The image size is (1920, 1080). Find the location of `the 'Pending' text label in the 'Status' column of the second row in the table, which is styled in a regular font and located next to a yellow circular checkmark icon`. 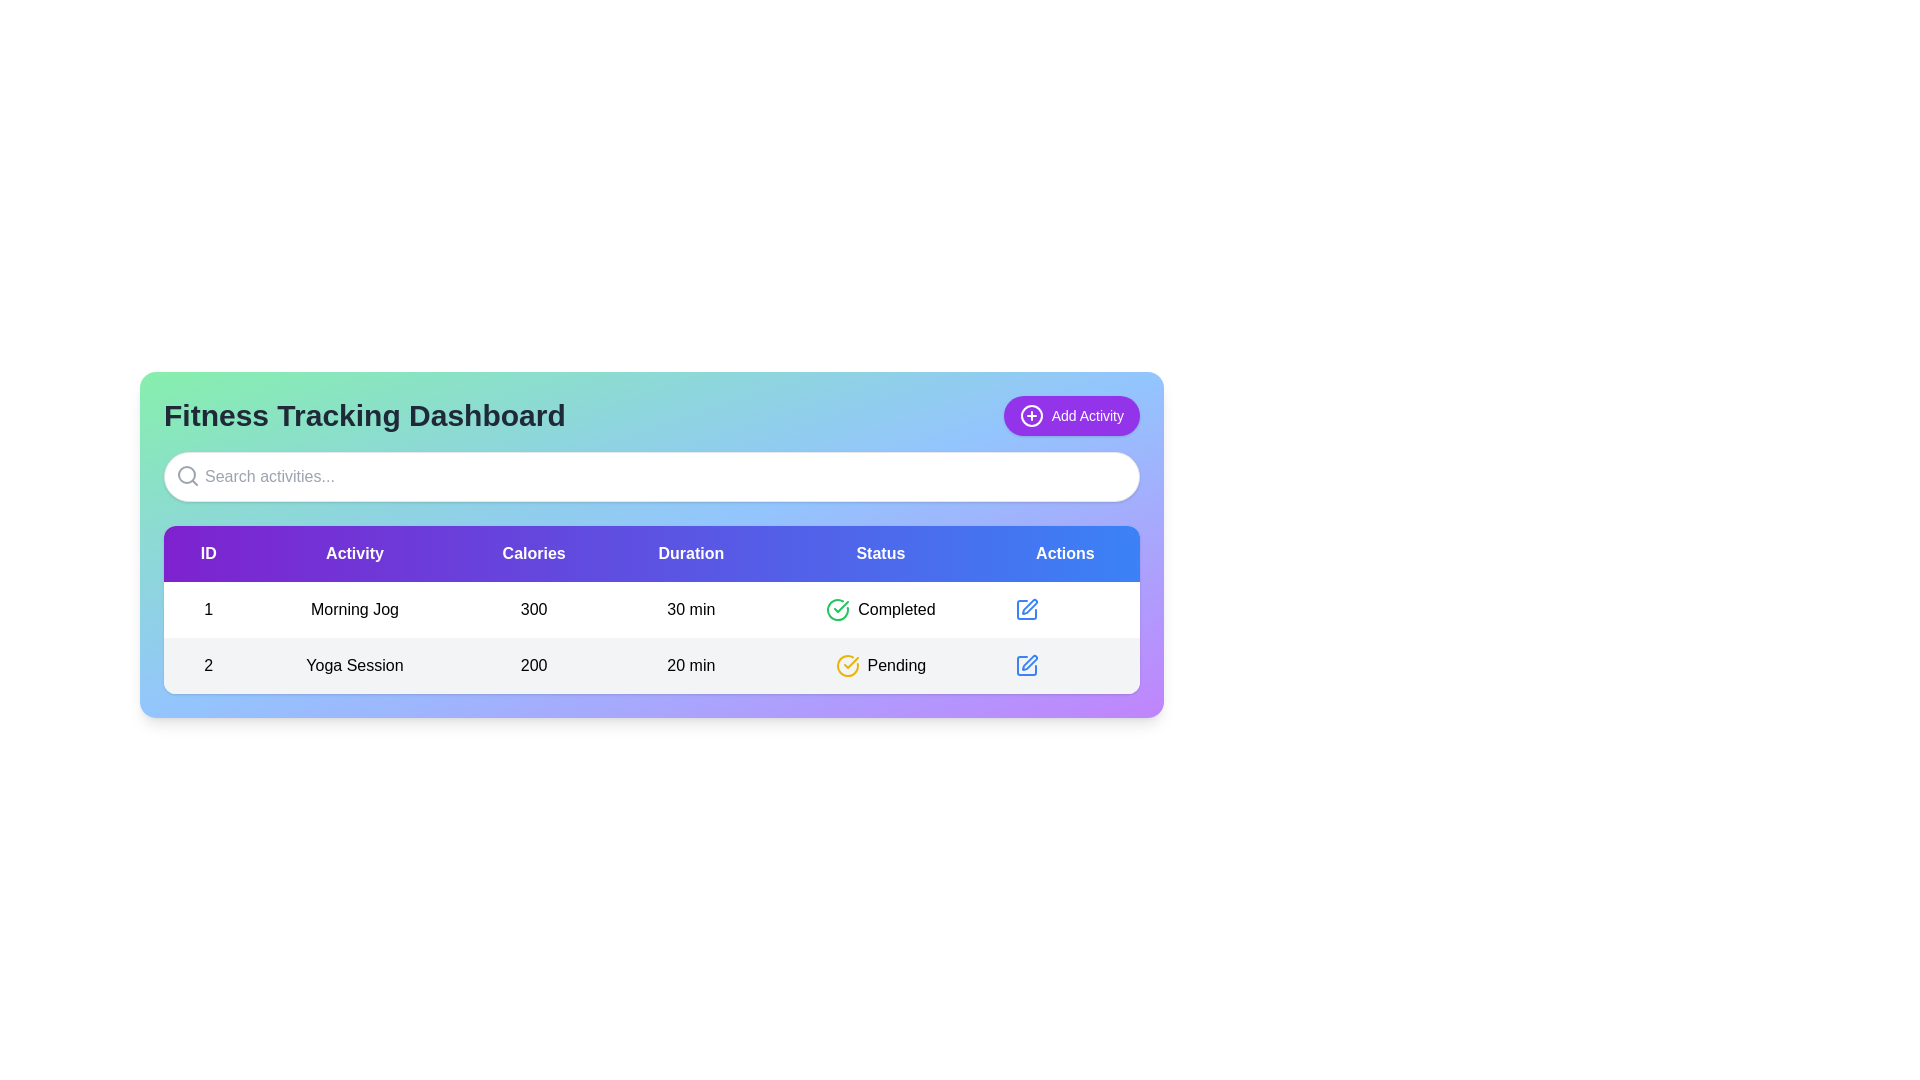

the 'Pending' text label in the 'Status' column of the second row in the table, which is styled in a regular font and located next to a yellow circular checkmark icon is located at coordinates (895, 666).